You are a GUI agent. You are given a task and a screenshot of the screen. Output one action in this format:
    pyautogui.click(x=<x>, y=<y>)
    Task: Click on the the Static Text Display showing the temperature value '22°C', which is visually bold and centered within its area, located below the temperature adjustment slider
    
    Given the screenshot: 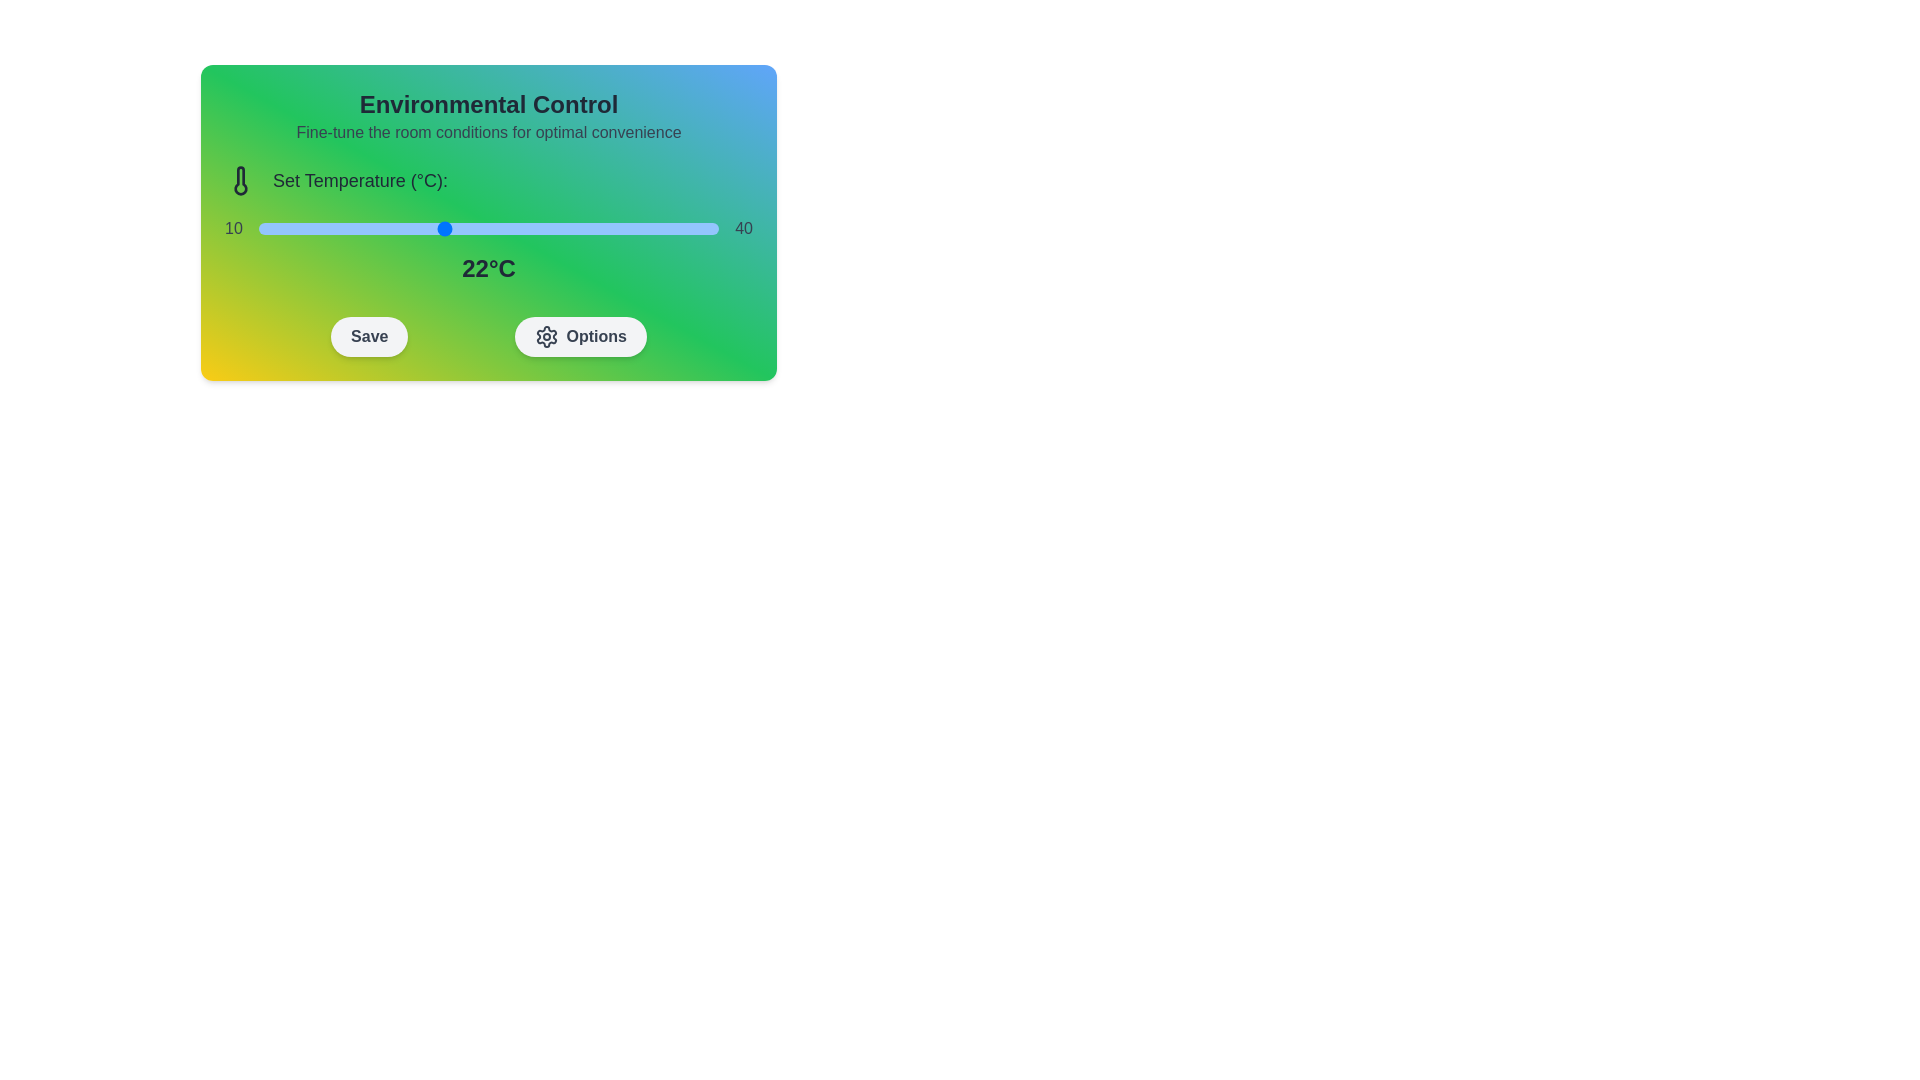 What is the action you would take?
    pyautogui.click(x=489, y=268)
    